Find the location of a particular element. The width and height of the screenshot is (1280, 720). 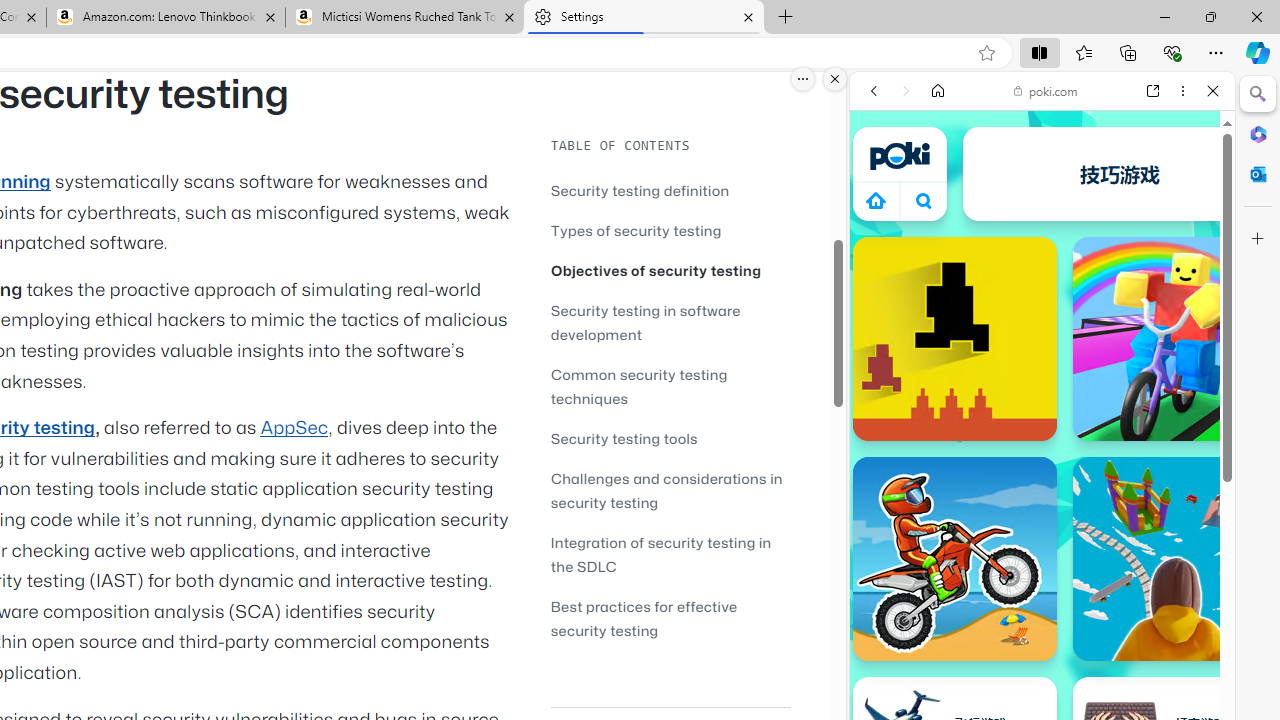

'Collections' is located at coordinates (1128, 51).